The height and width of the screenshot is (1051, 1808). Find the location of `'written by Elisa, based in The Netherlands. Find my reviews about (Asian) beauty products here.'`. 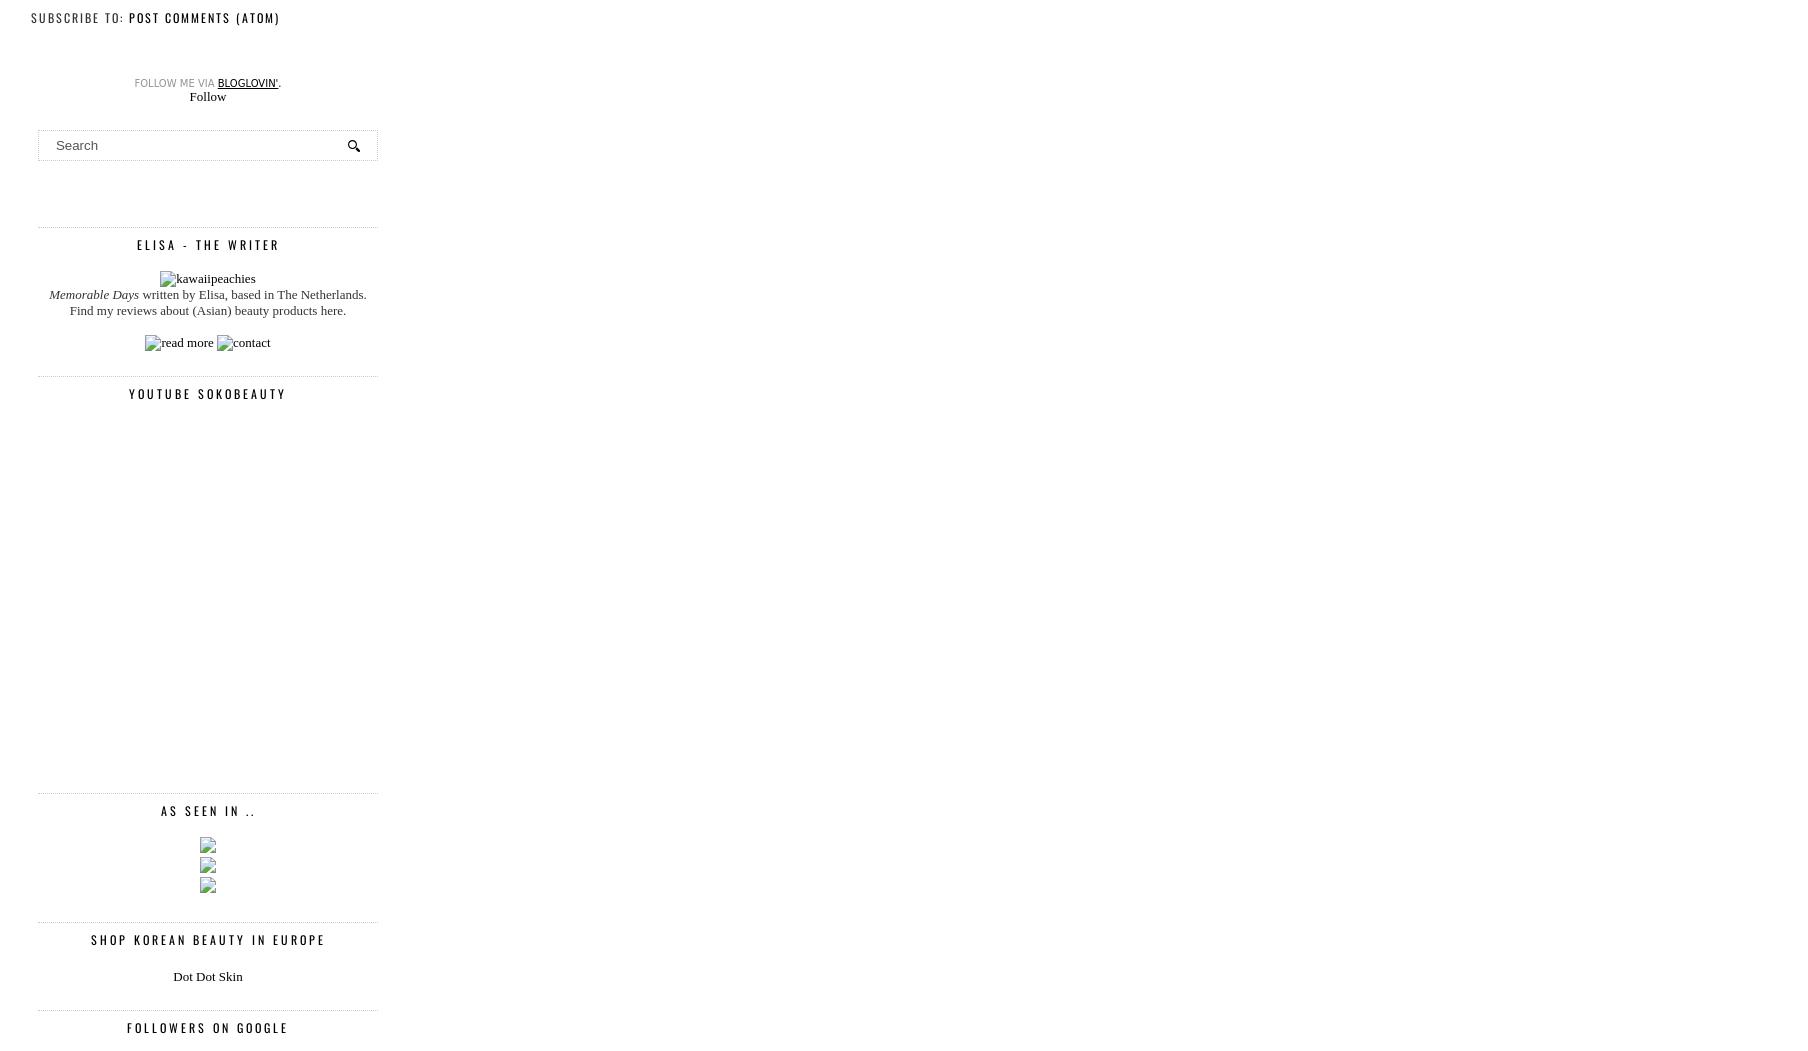

'written by Elisa, based in The Netherlands. Find my reviews about (Asian) beauty products here.' is located at coordinates (217, 301).